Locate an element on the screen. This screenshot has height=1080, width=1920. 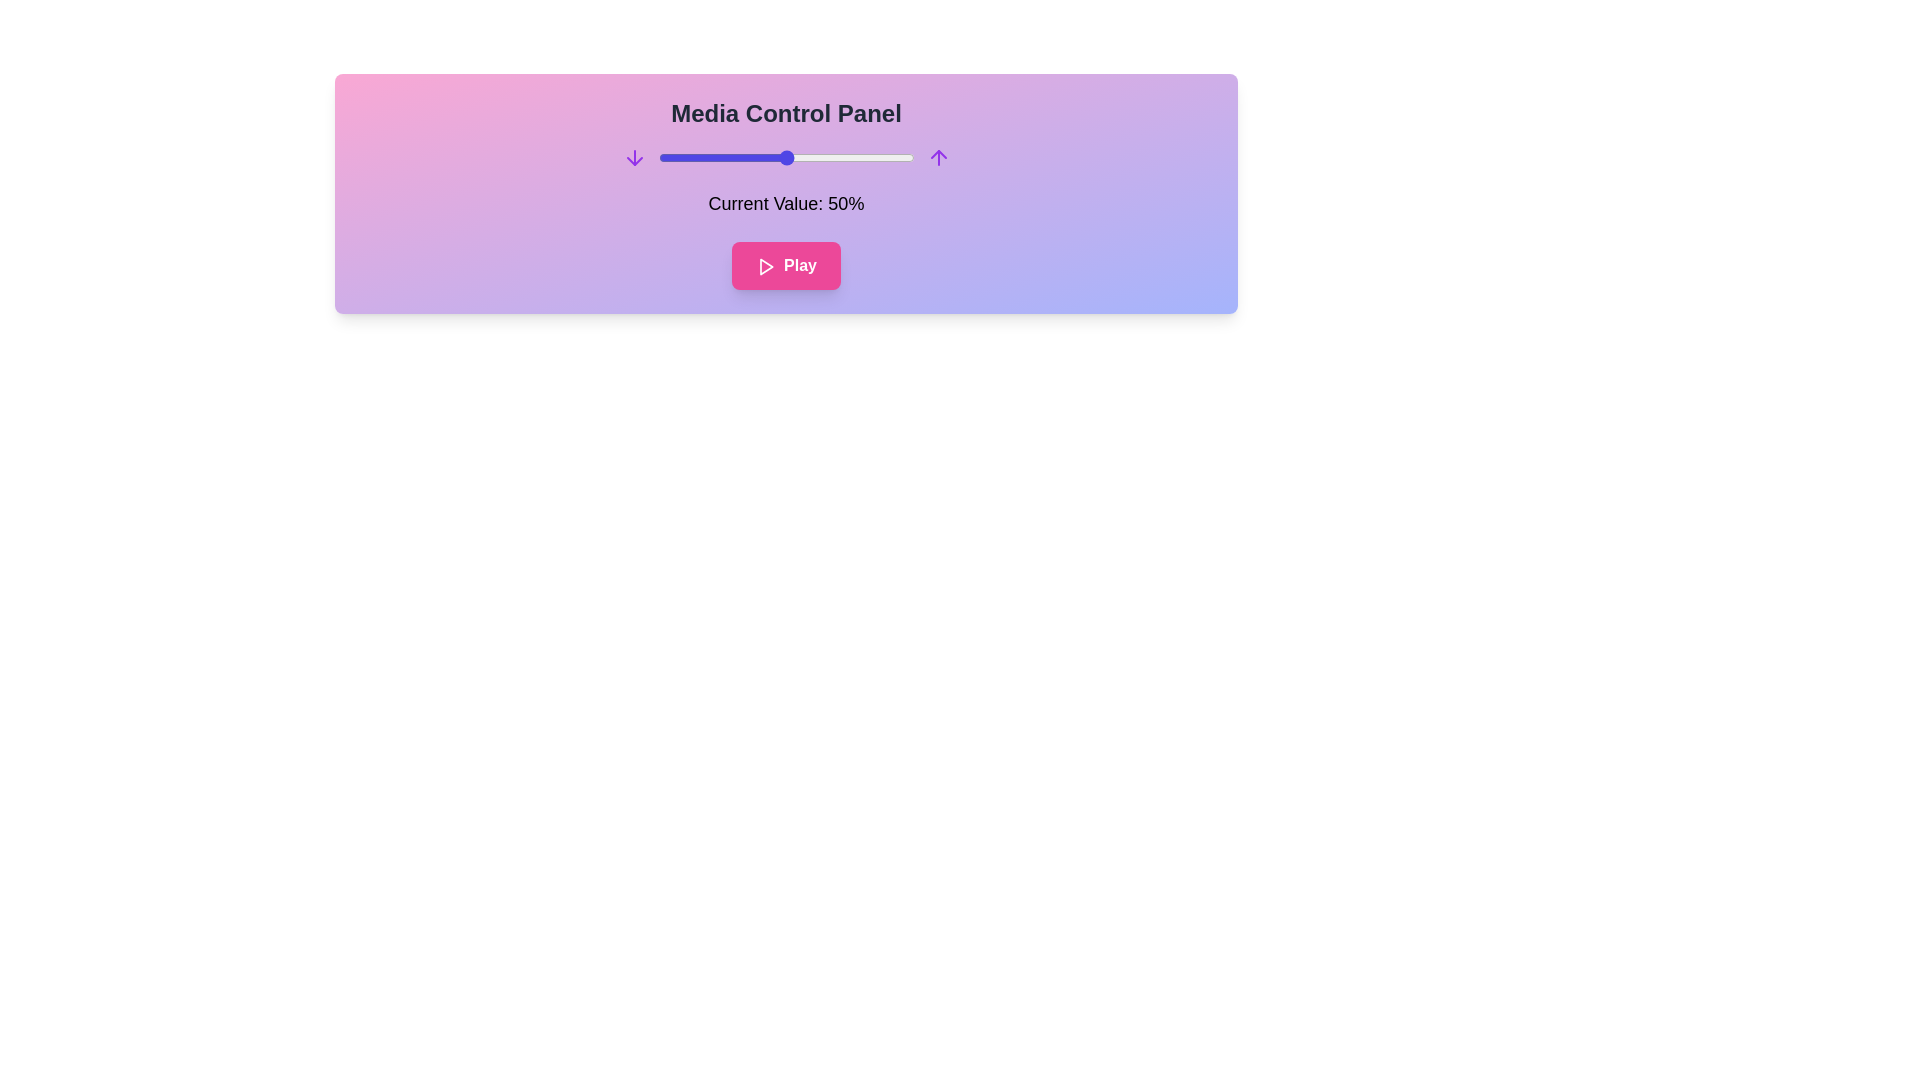
the slider to set its value to 22 is located at coordinates (714, 157).